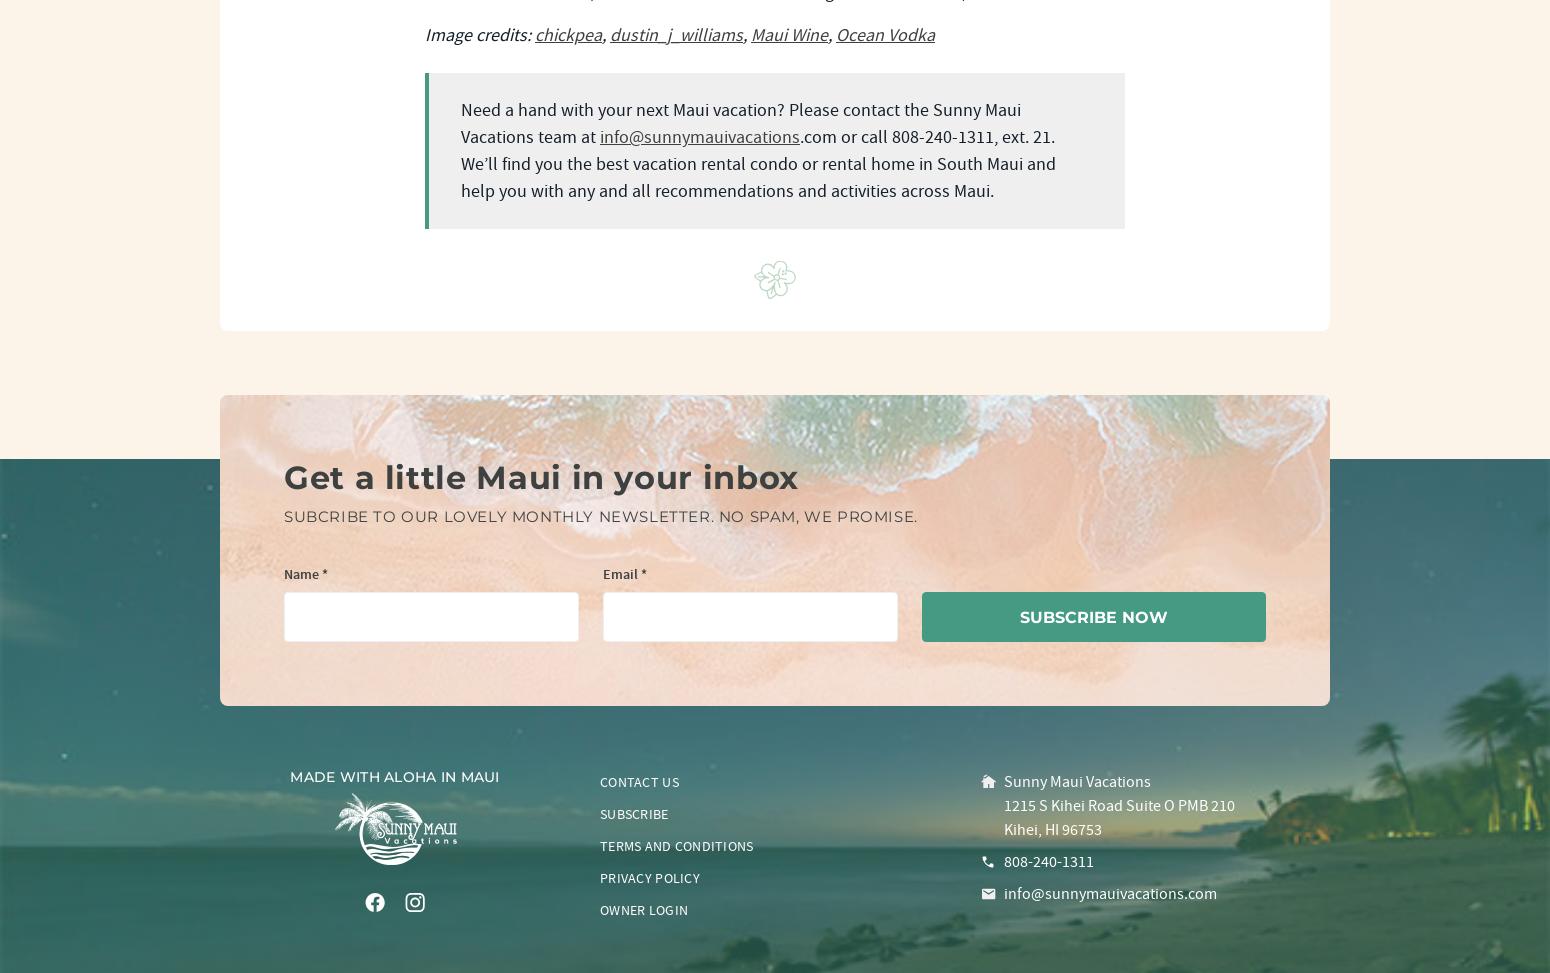 The height and width of the screenshot is (973, 1550). Describe the element at coordinates (699, 136) in the screenshot. I see `'info@sunnymauivacations'` at that location.